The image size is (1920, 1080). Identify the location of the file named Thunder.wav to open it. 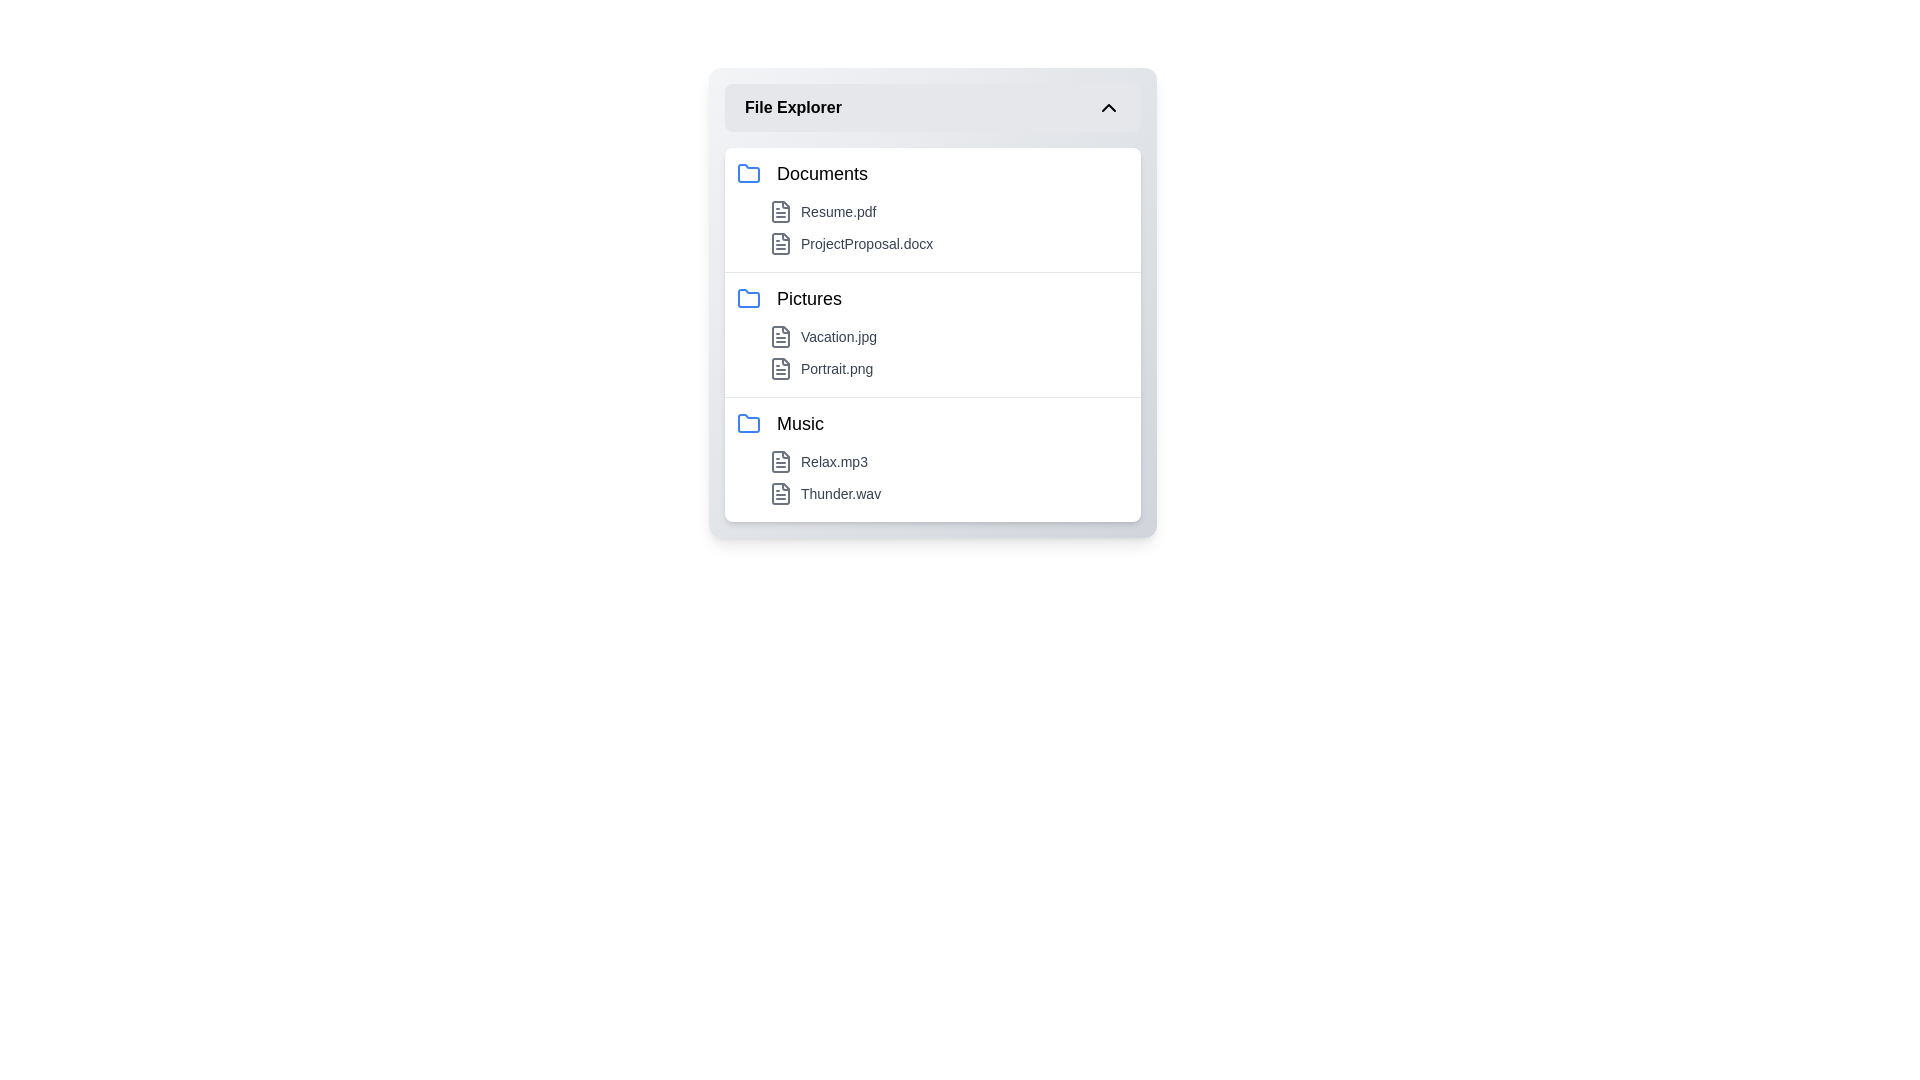
(948, 493).